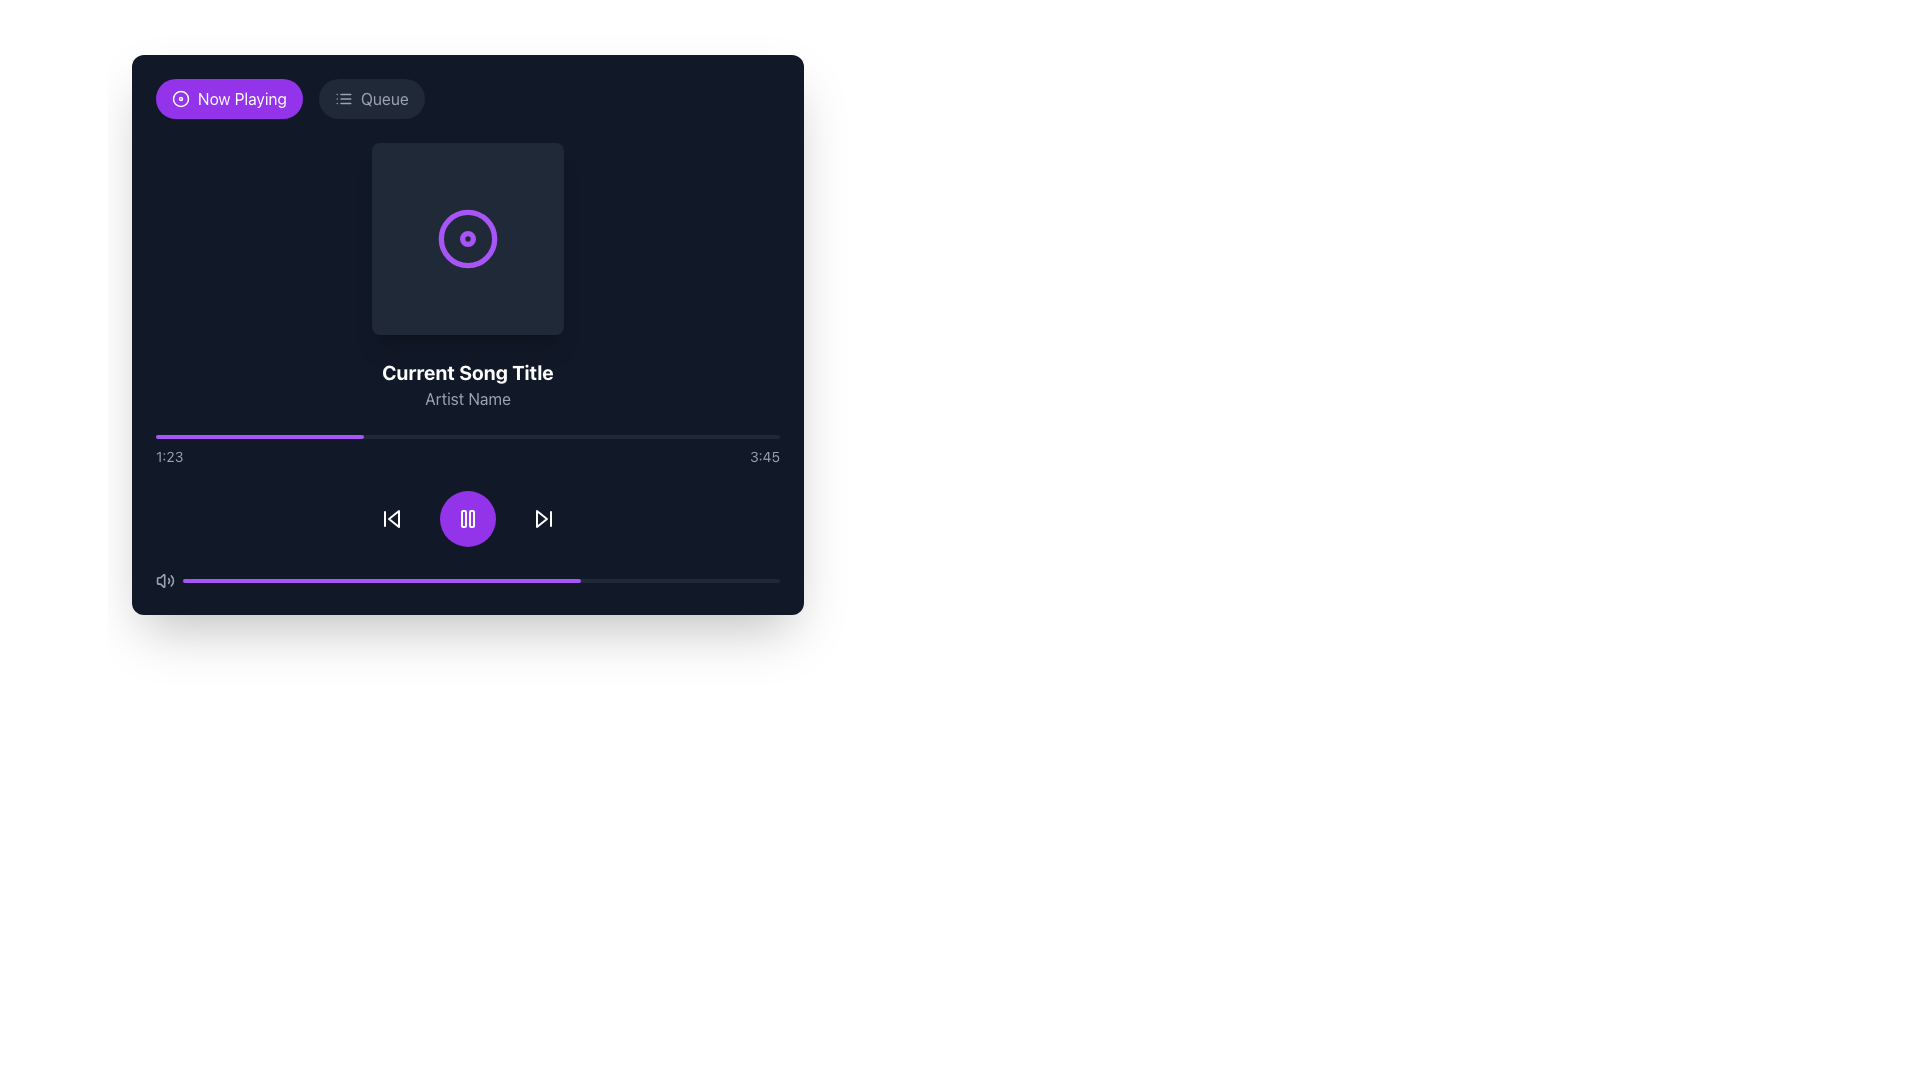  What do you see at coordinates (466, 518) in the screenshot?
I see `the circular purple pause button located in the center of the media player interface to indicate interactivity by changing its color` at bounding box center [466, 518].